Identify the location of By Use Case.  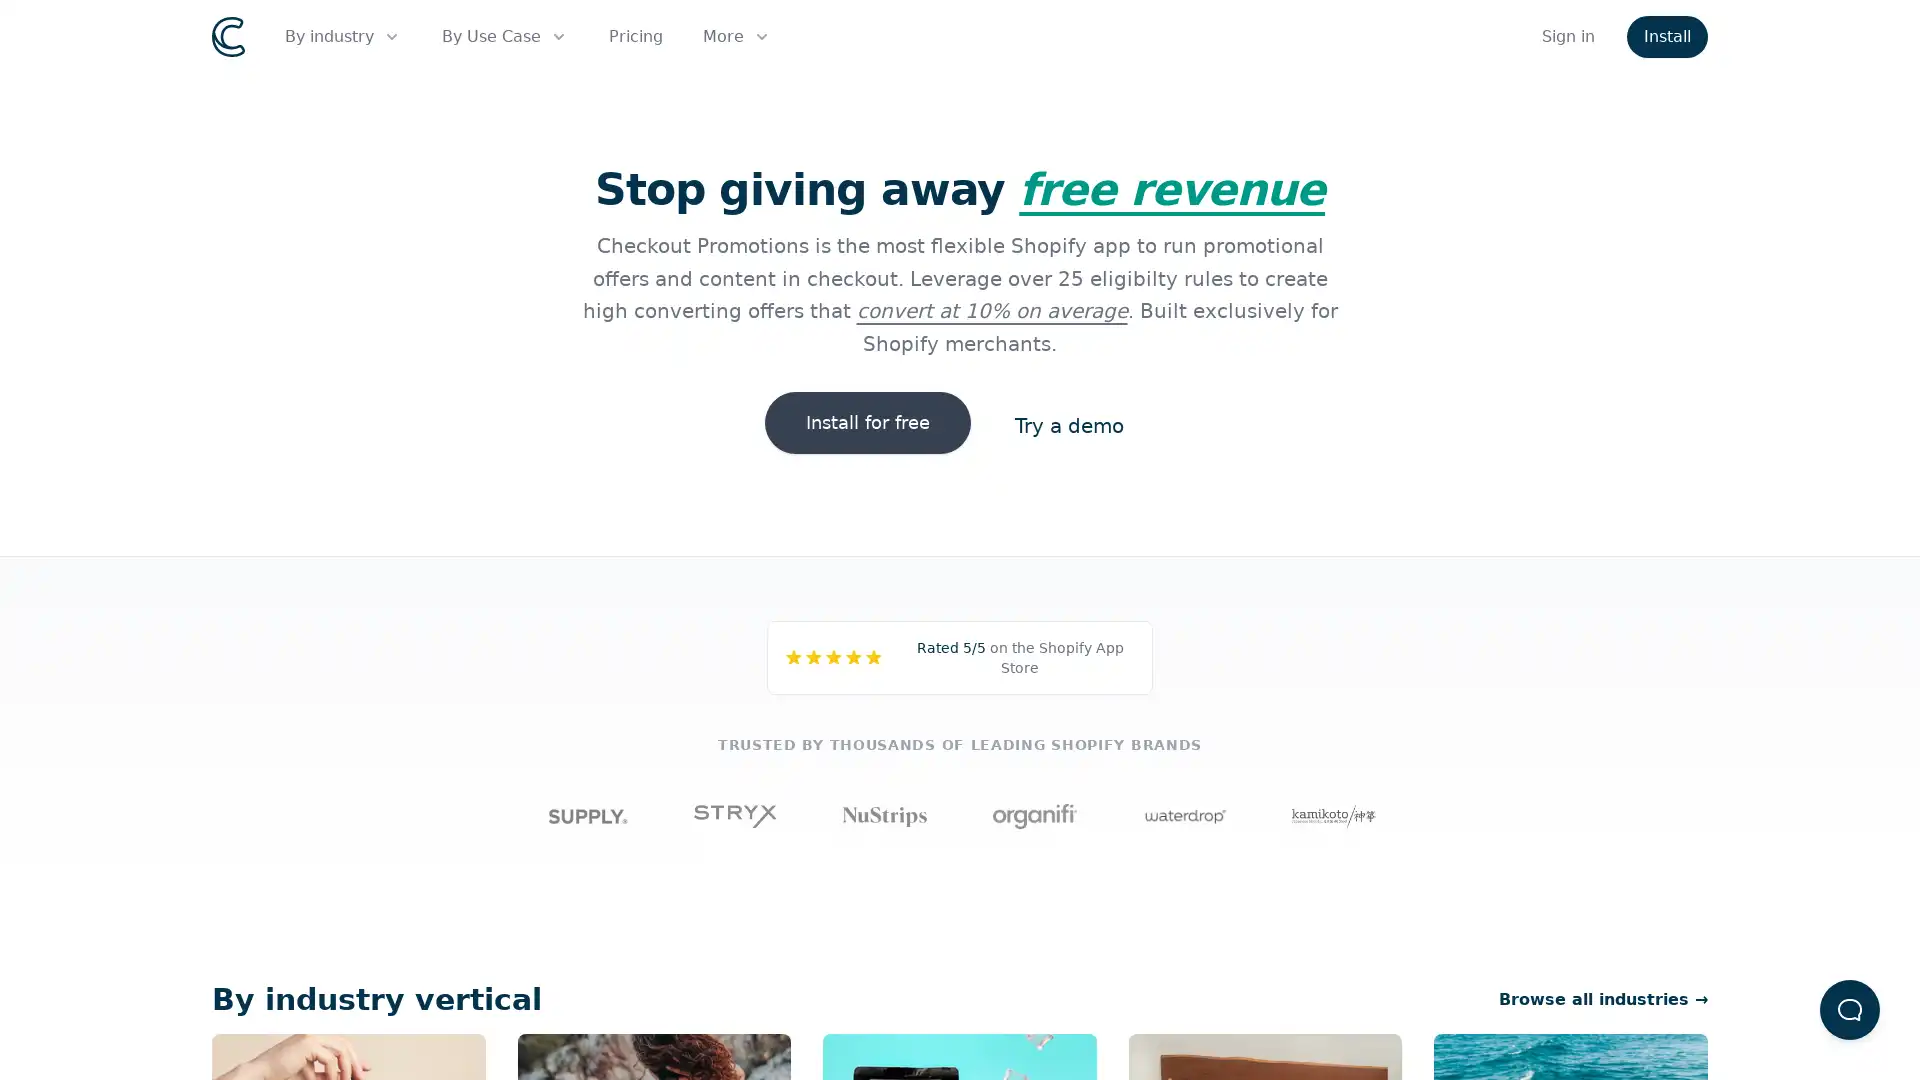
(505, 37).